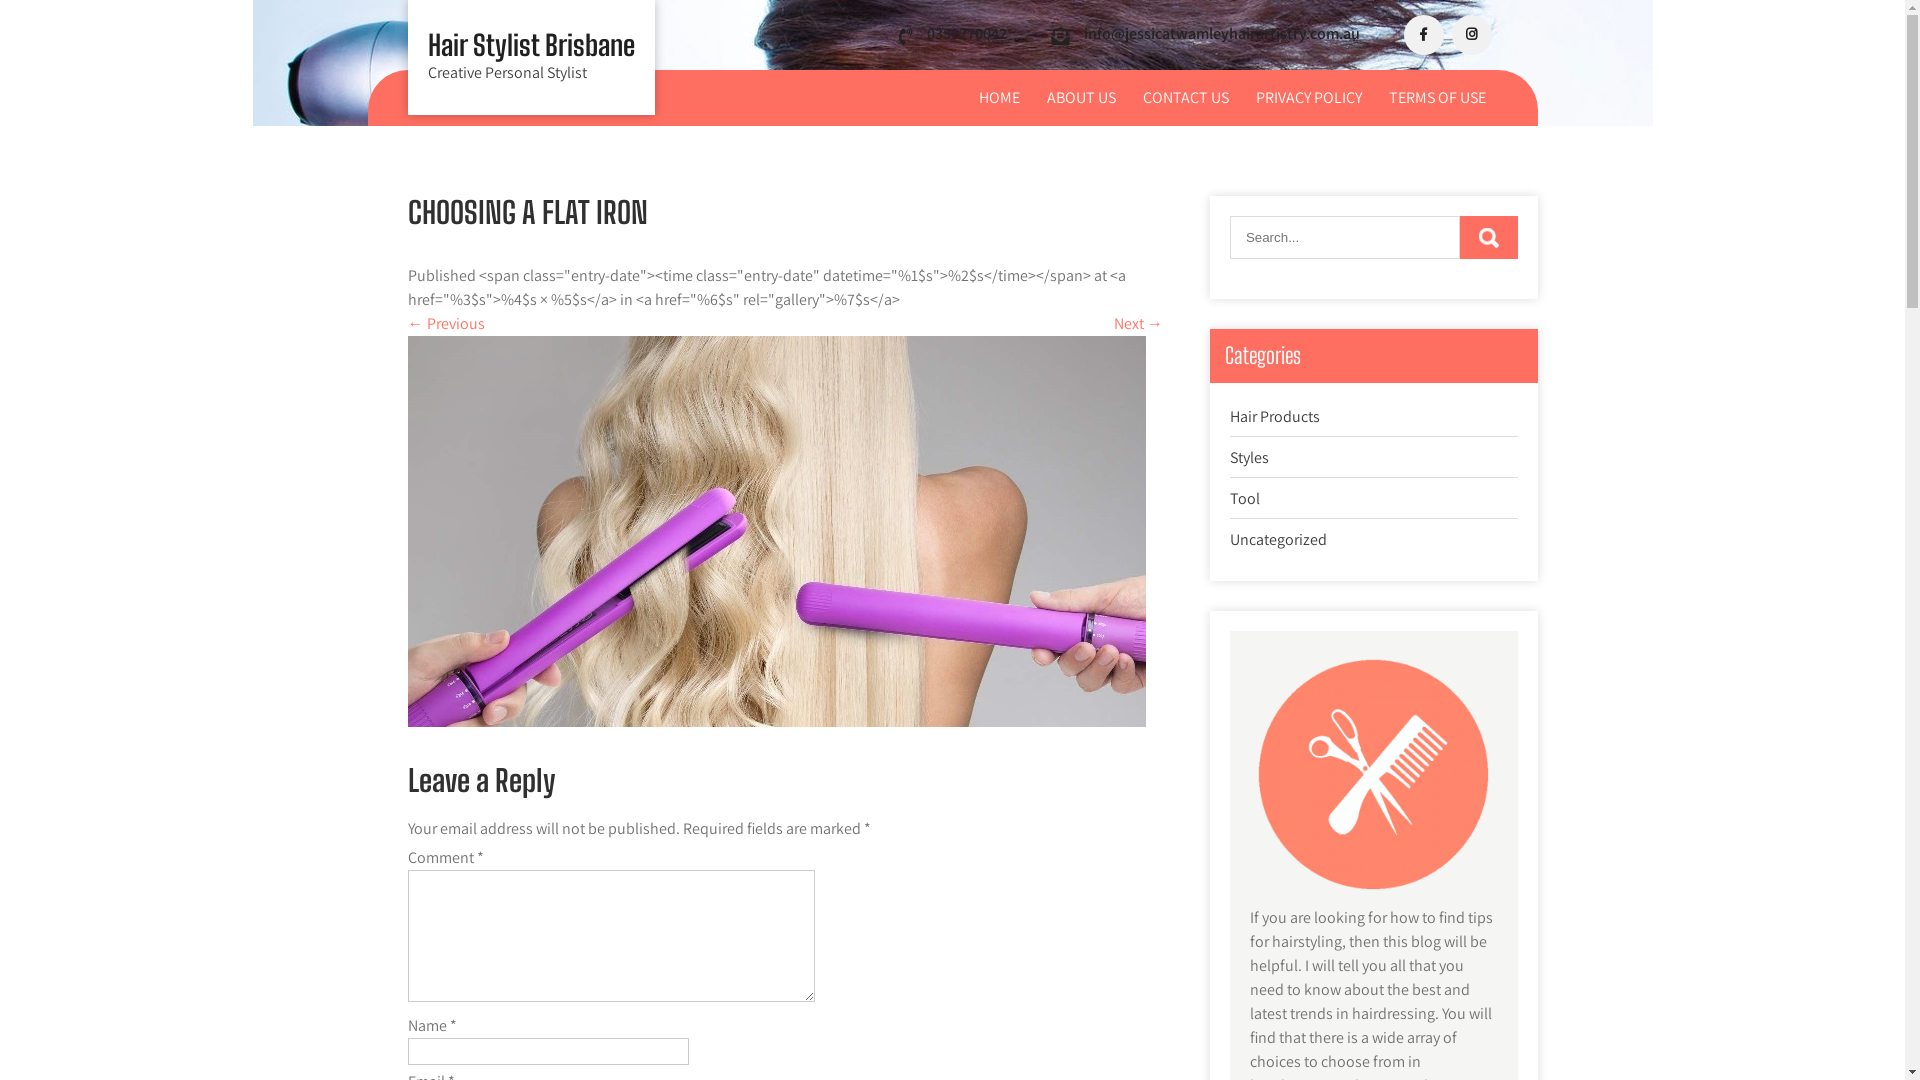  Describe the element at coordinates (1221, 33) in the screenshot. I see `'info@jessicatwamleyhairartistry.com.au'` at that location.